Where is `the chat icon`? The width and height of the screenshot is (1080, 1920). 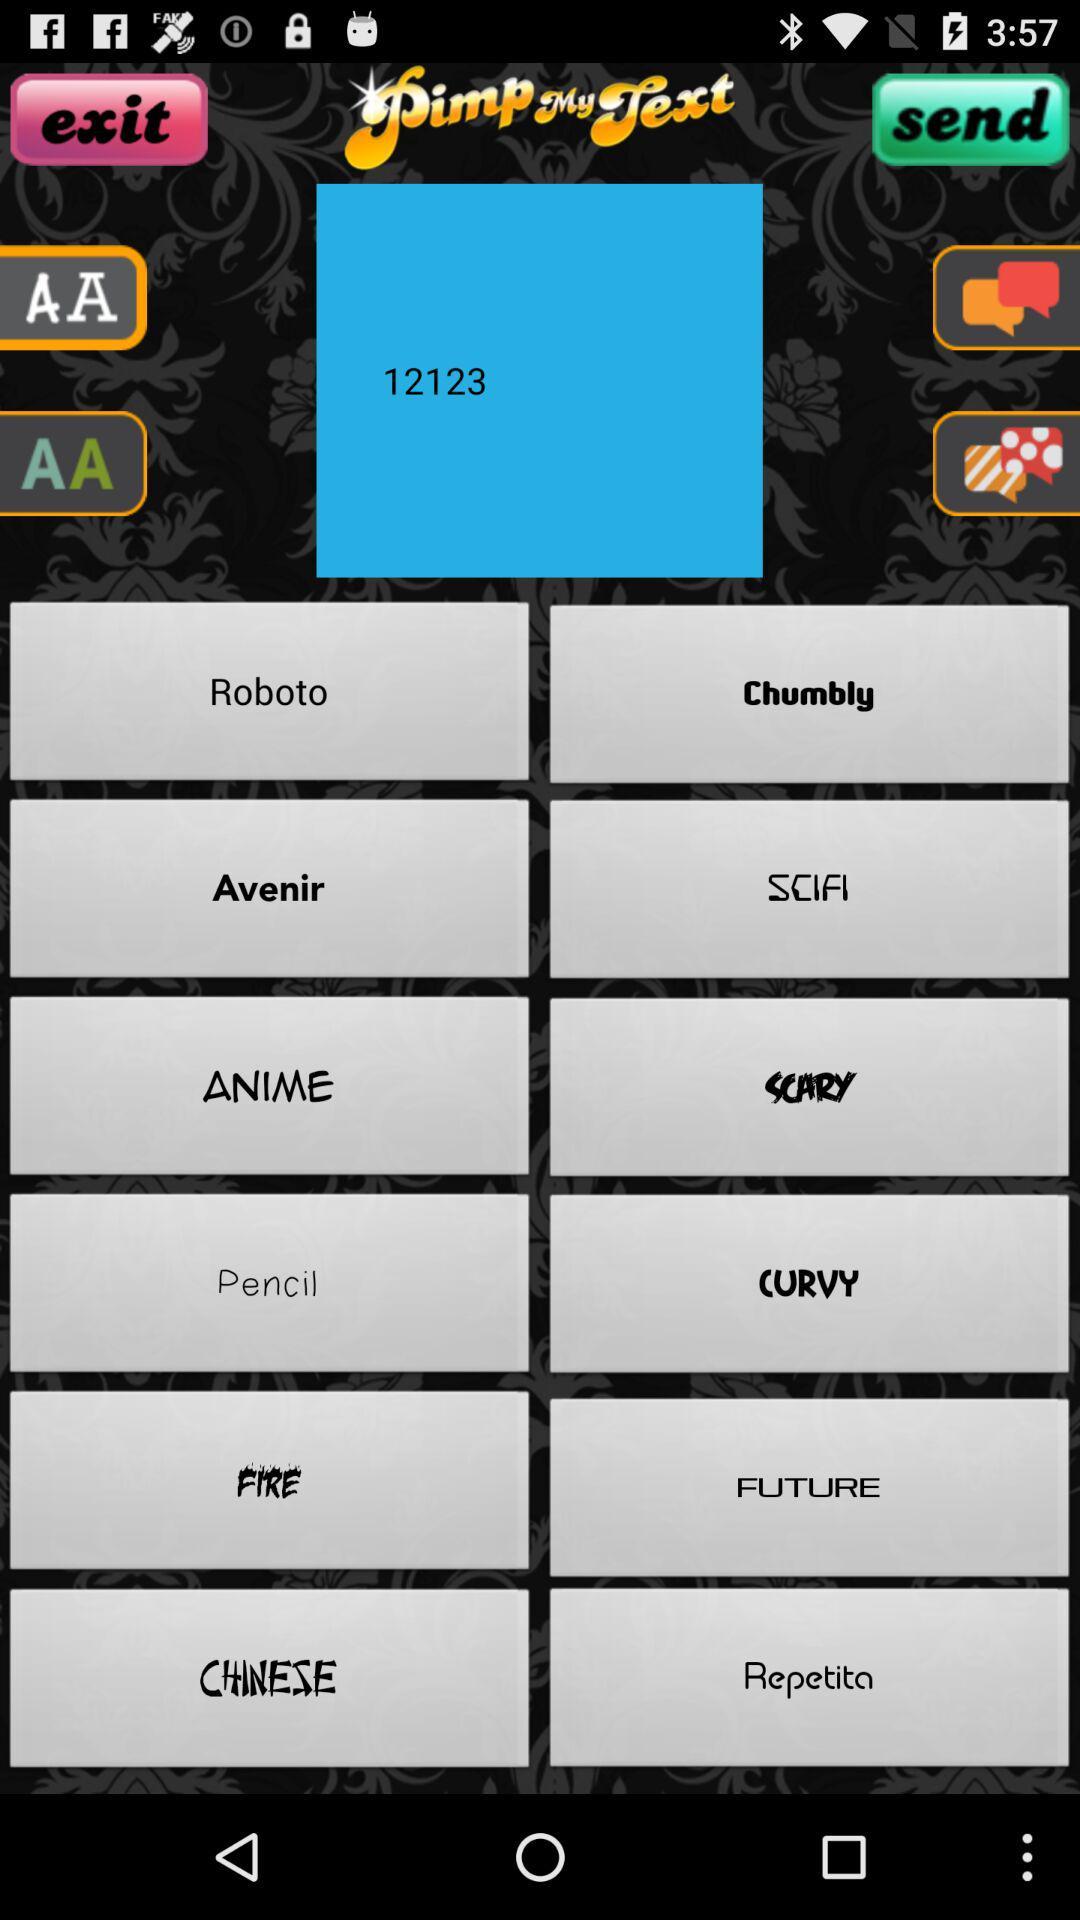
the chat icon is located at coordinates (1006, 496).